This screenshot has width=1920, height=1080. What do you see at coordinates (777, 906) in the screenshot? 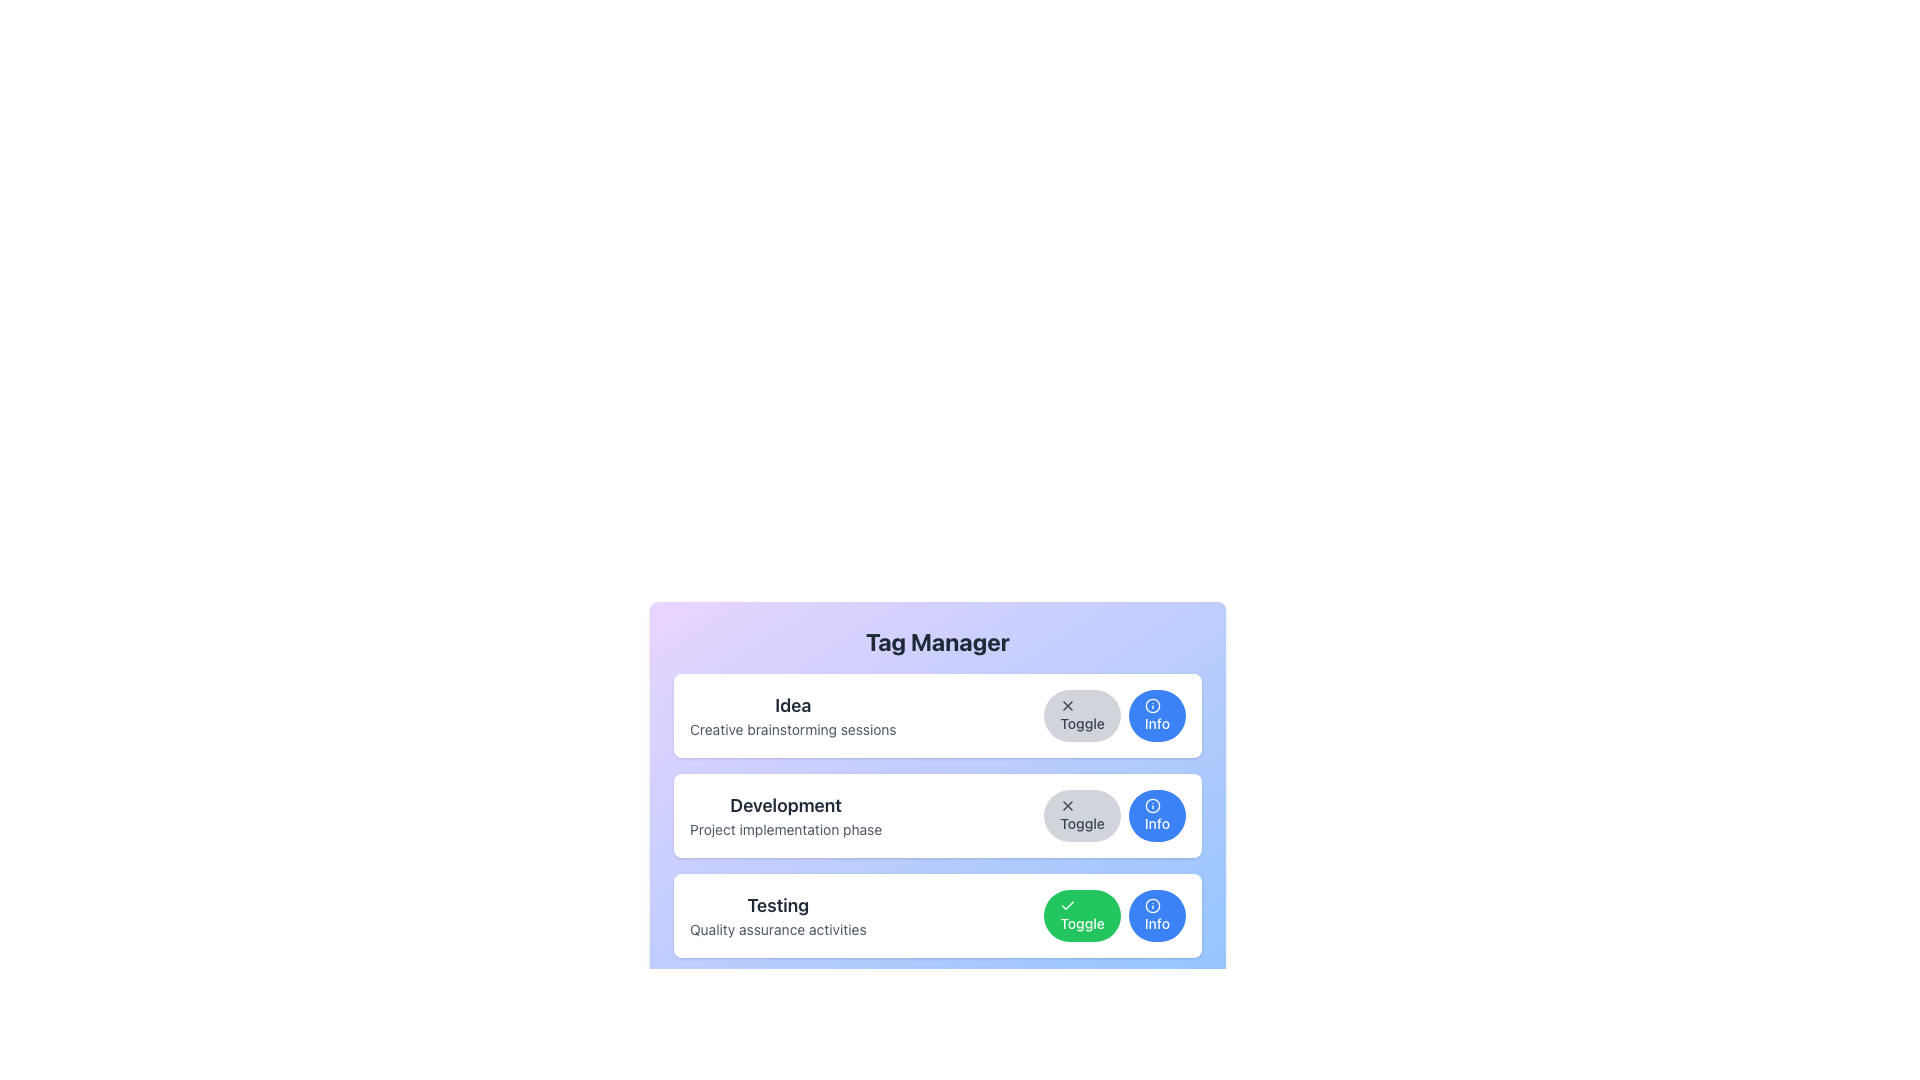
I see `the text label displaying 'Testing' in semi-bold font style, located in the third section of the 'Tag Manager' interface` at bounding box center [777, 906].